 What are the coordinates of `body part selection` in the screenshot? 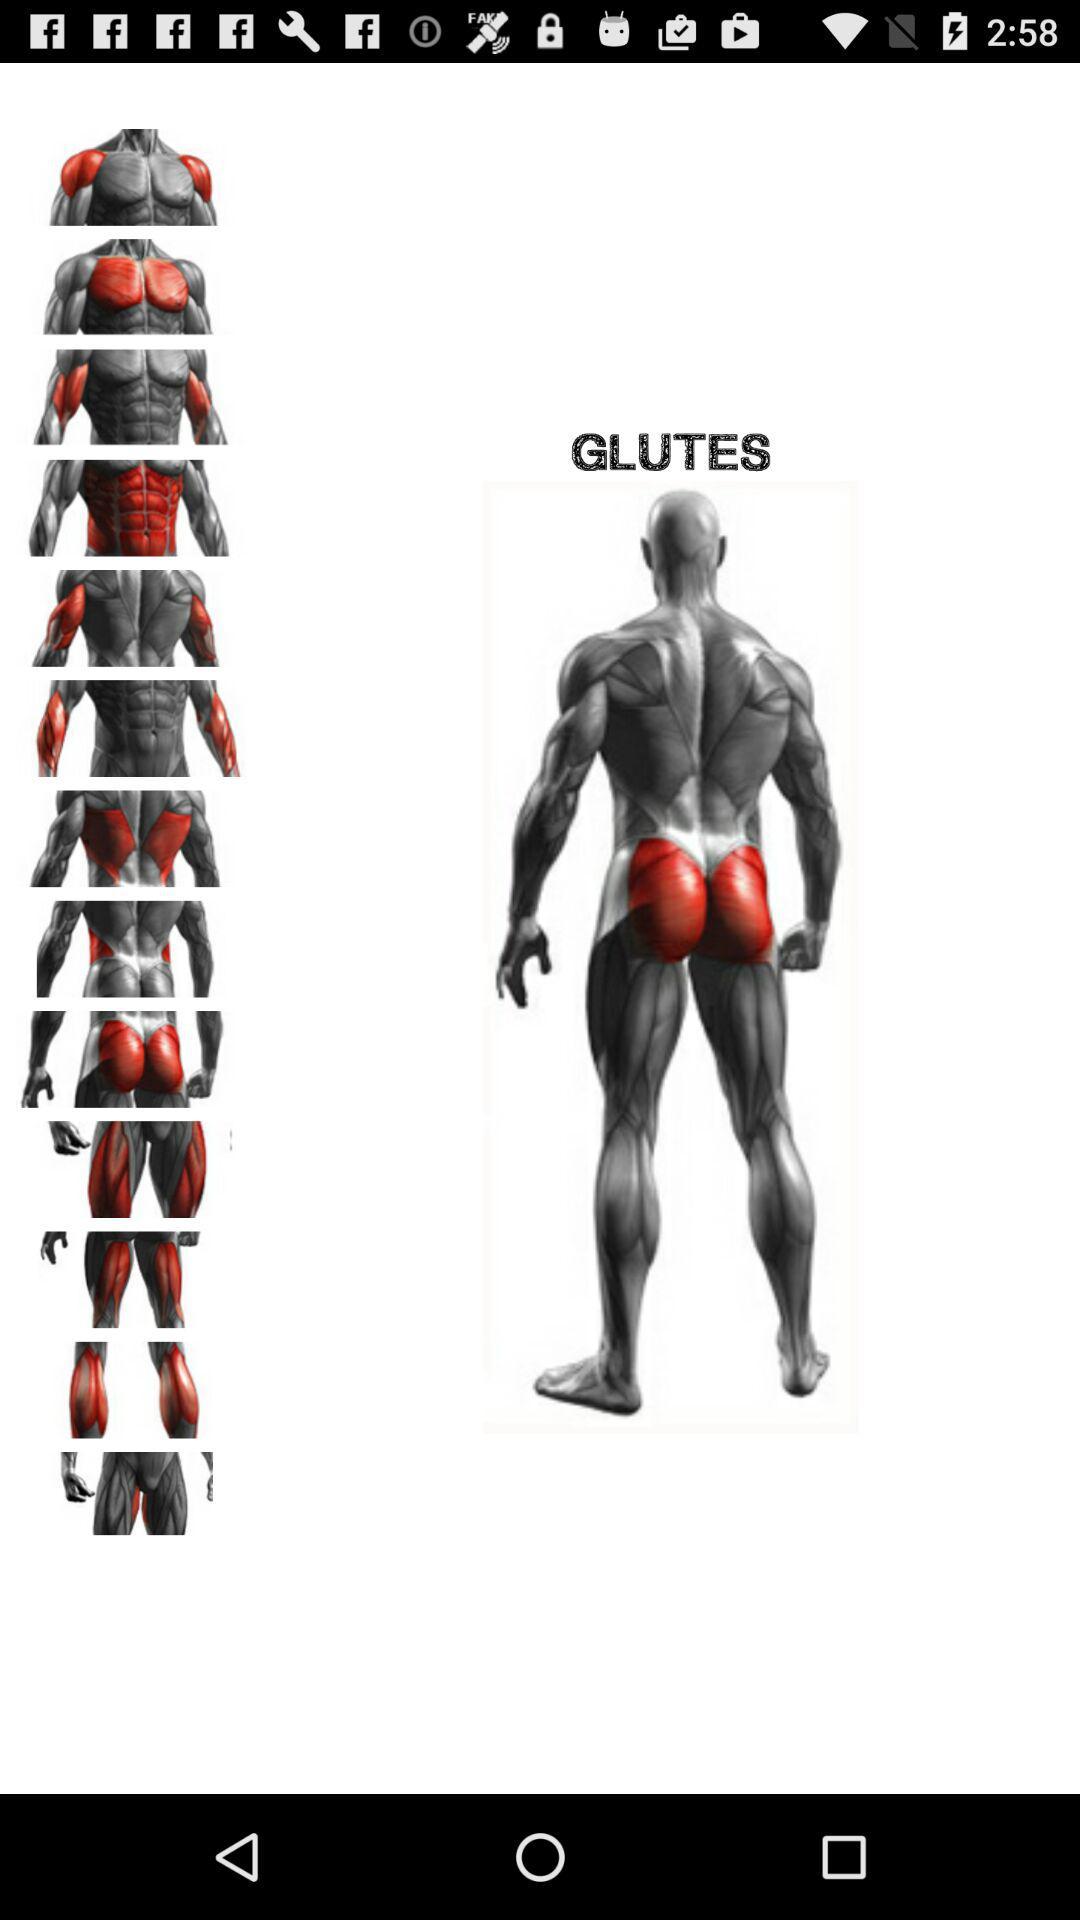 It's located at (131, 1493).